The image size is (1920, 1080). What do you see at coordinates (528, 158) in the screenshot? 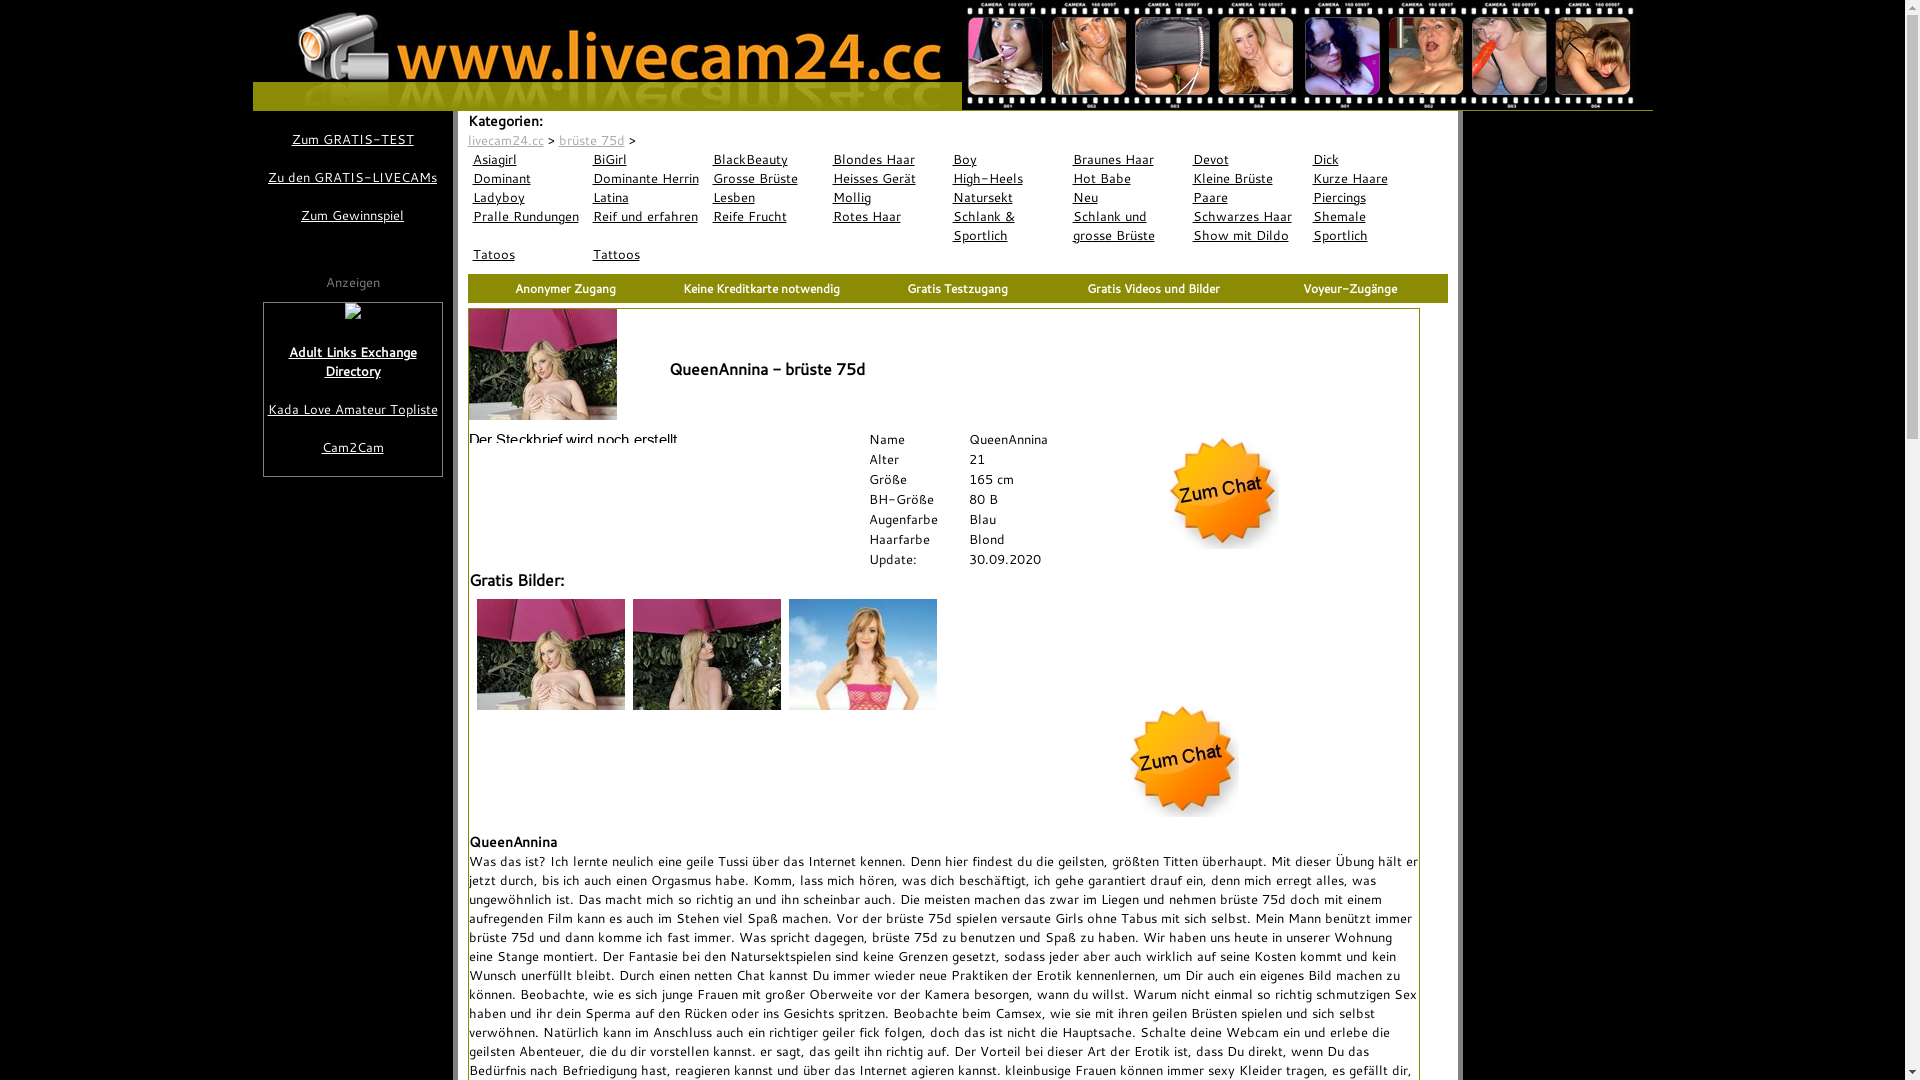
I see `'Asiagirl'` at bounding box center [528, 158].